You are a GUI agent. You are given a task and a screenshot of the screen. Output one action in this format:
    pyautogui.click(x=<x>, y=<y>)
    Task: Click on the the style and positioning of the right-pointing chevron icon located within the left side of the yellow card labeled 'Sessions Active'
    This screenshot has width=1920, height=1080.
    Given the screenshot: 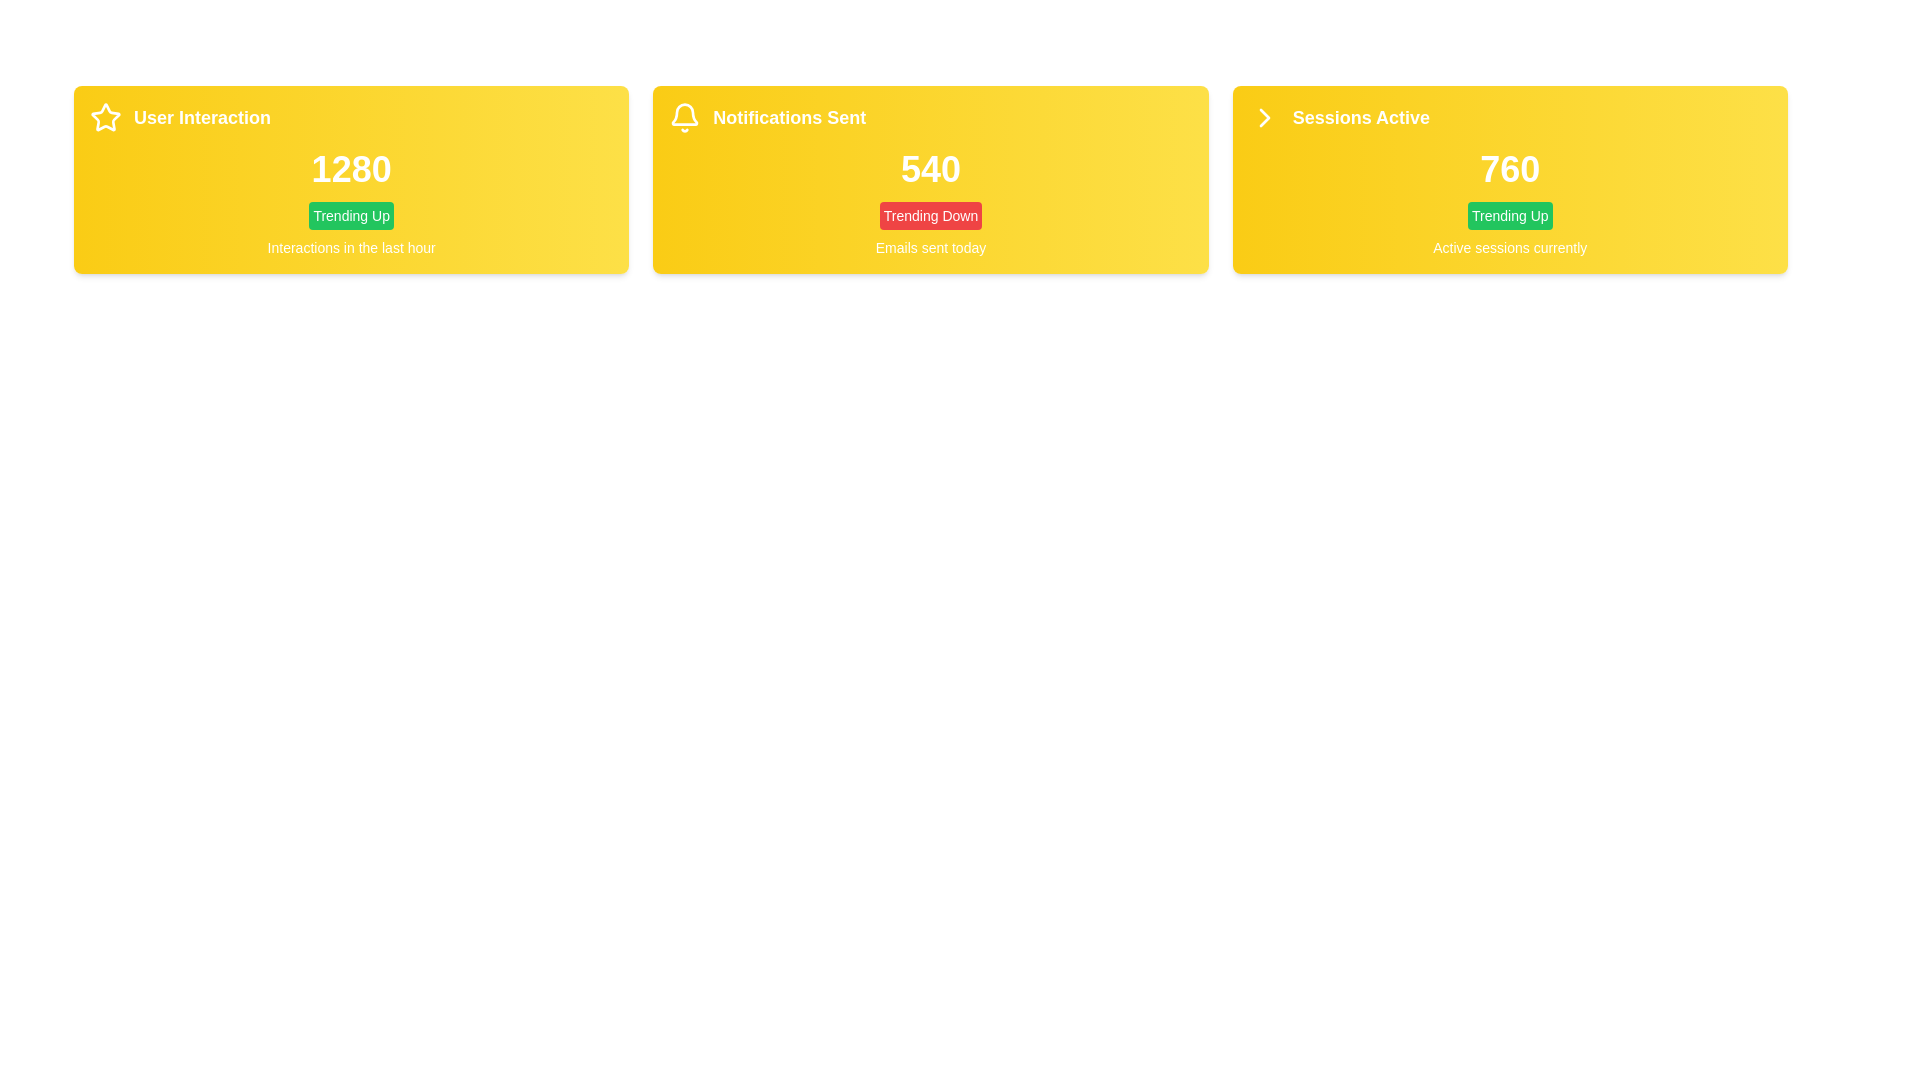 What is the action you would take?
    pyautogui.click(x=1263, y=118)
    